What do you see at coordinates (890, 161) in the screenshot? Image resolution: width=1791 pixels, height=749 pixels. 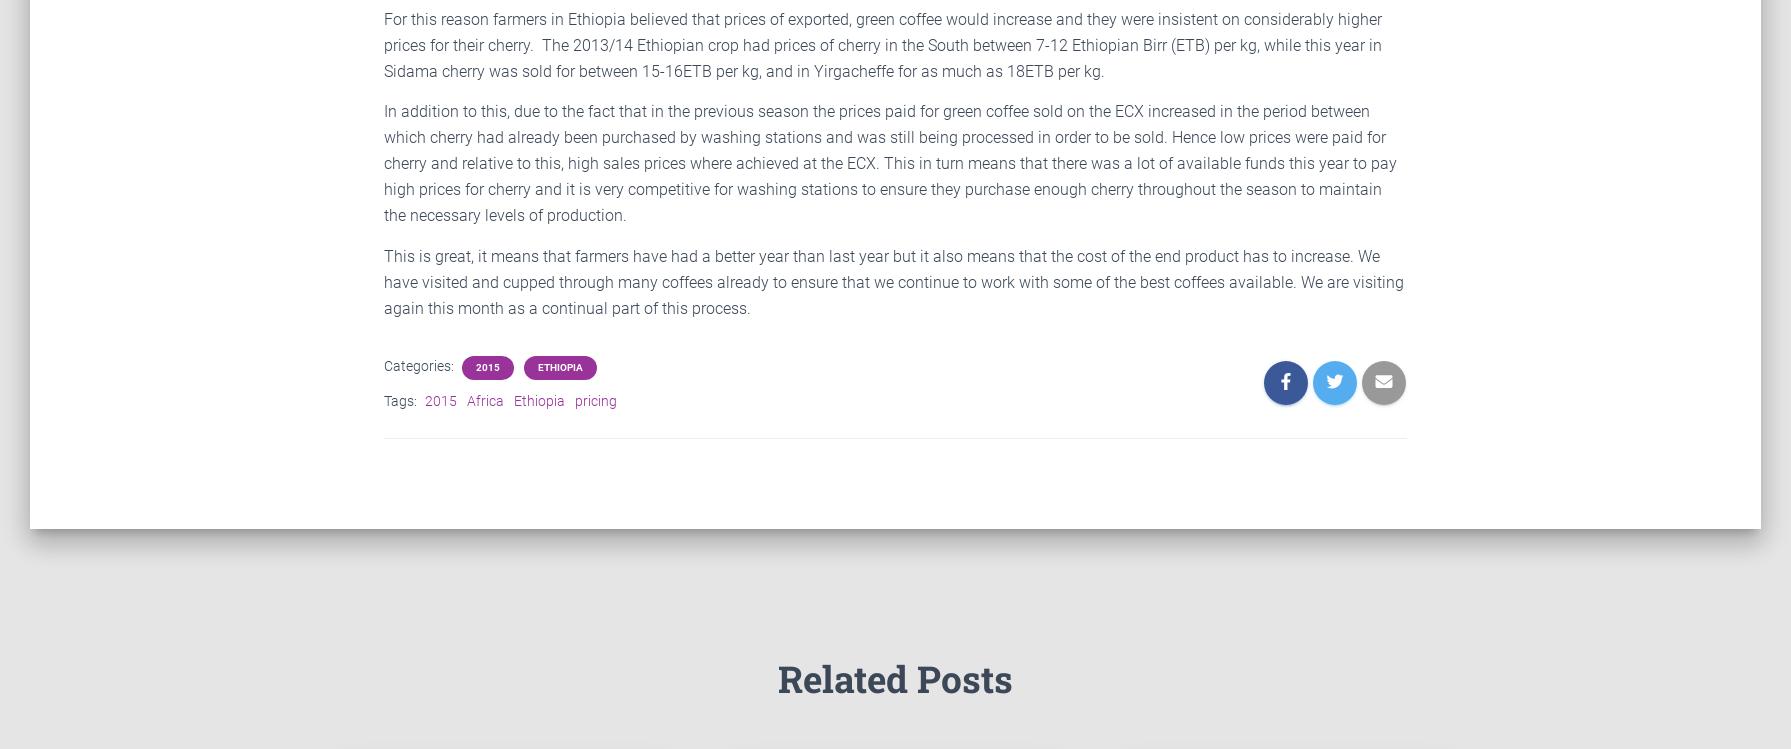 I see `'In addition to this, due to the fact that in the previous season the prices paid for green coffee sold on the ECX increased in the period between which cherry had already been purchased by washing stations and was still being processed in order to be sold. Hence low prices were paid for cherry and relative to this, high sales prices where achieved at the ECX. This in turn means that there was a lot of available funds this year to pay high prices for cherry and it is very competitive for washing stations to ensure they purchase enough cherry throughout the season to maintain the necessary levels of production.'` at bounding box center [890, 161].